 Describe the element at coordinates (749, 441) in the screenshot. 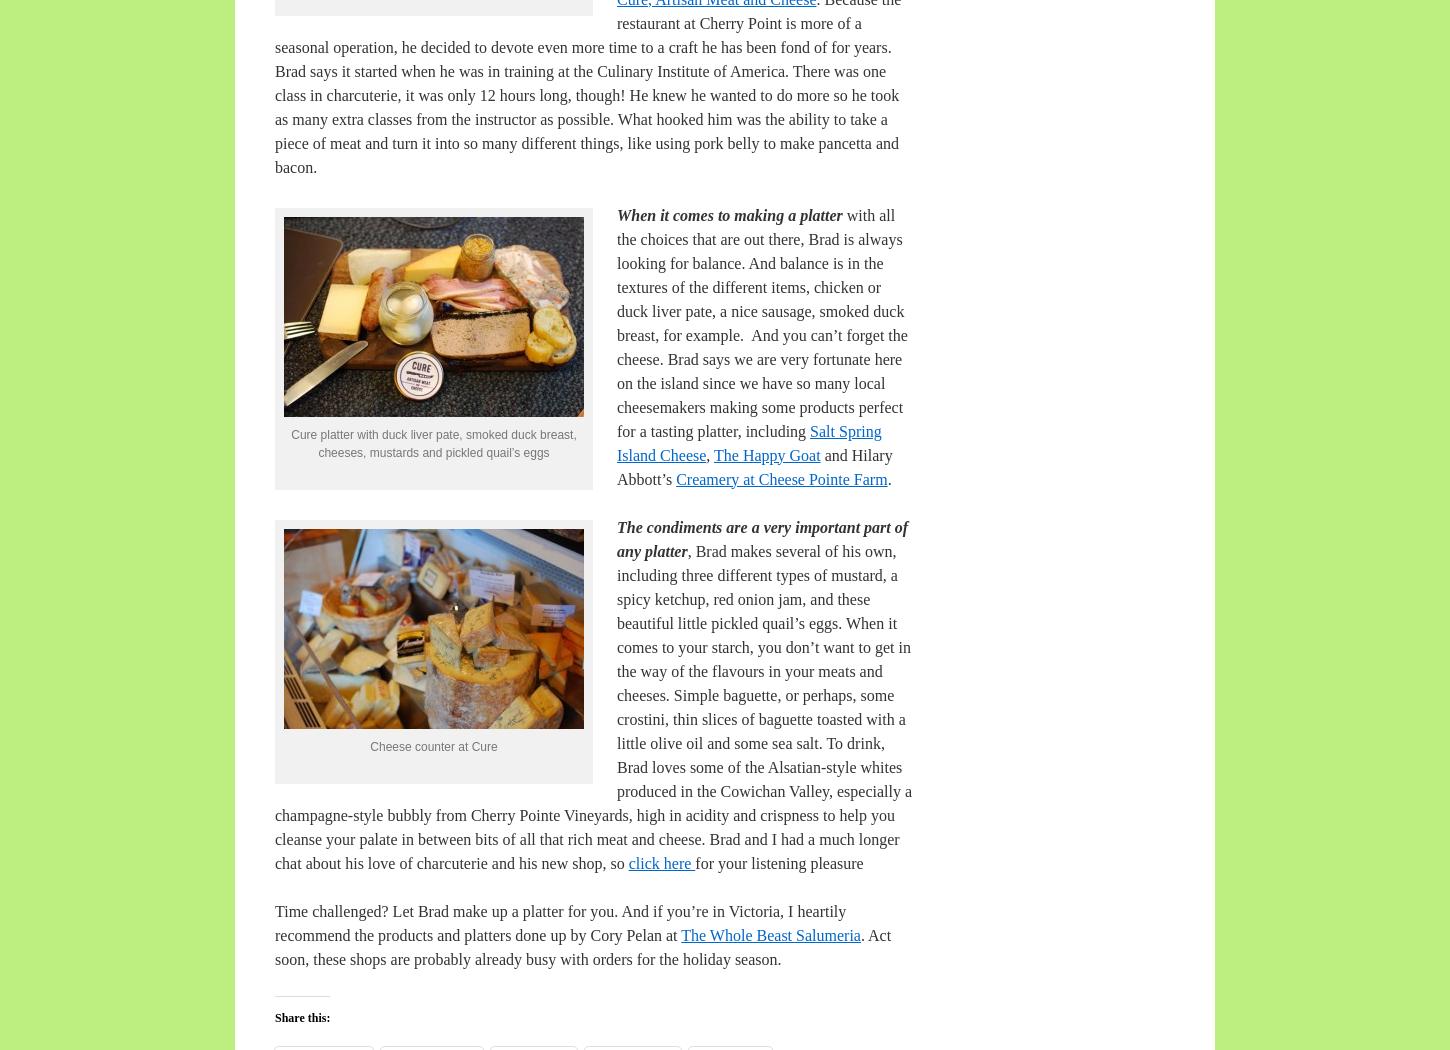

I see `'Salt Spring Island Cheese'` at that location.